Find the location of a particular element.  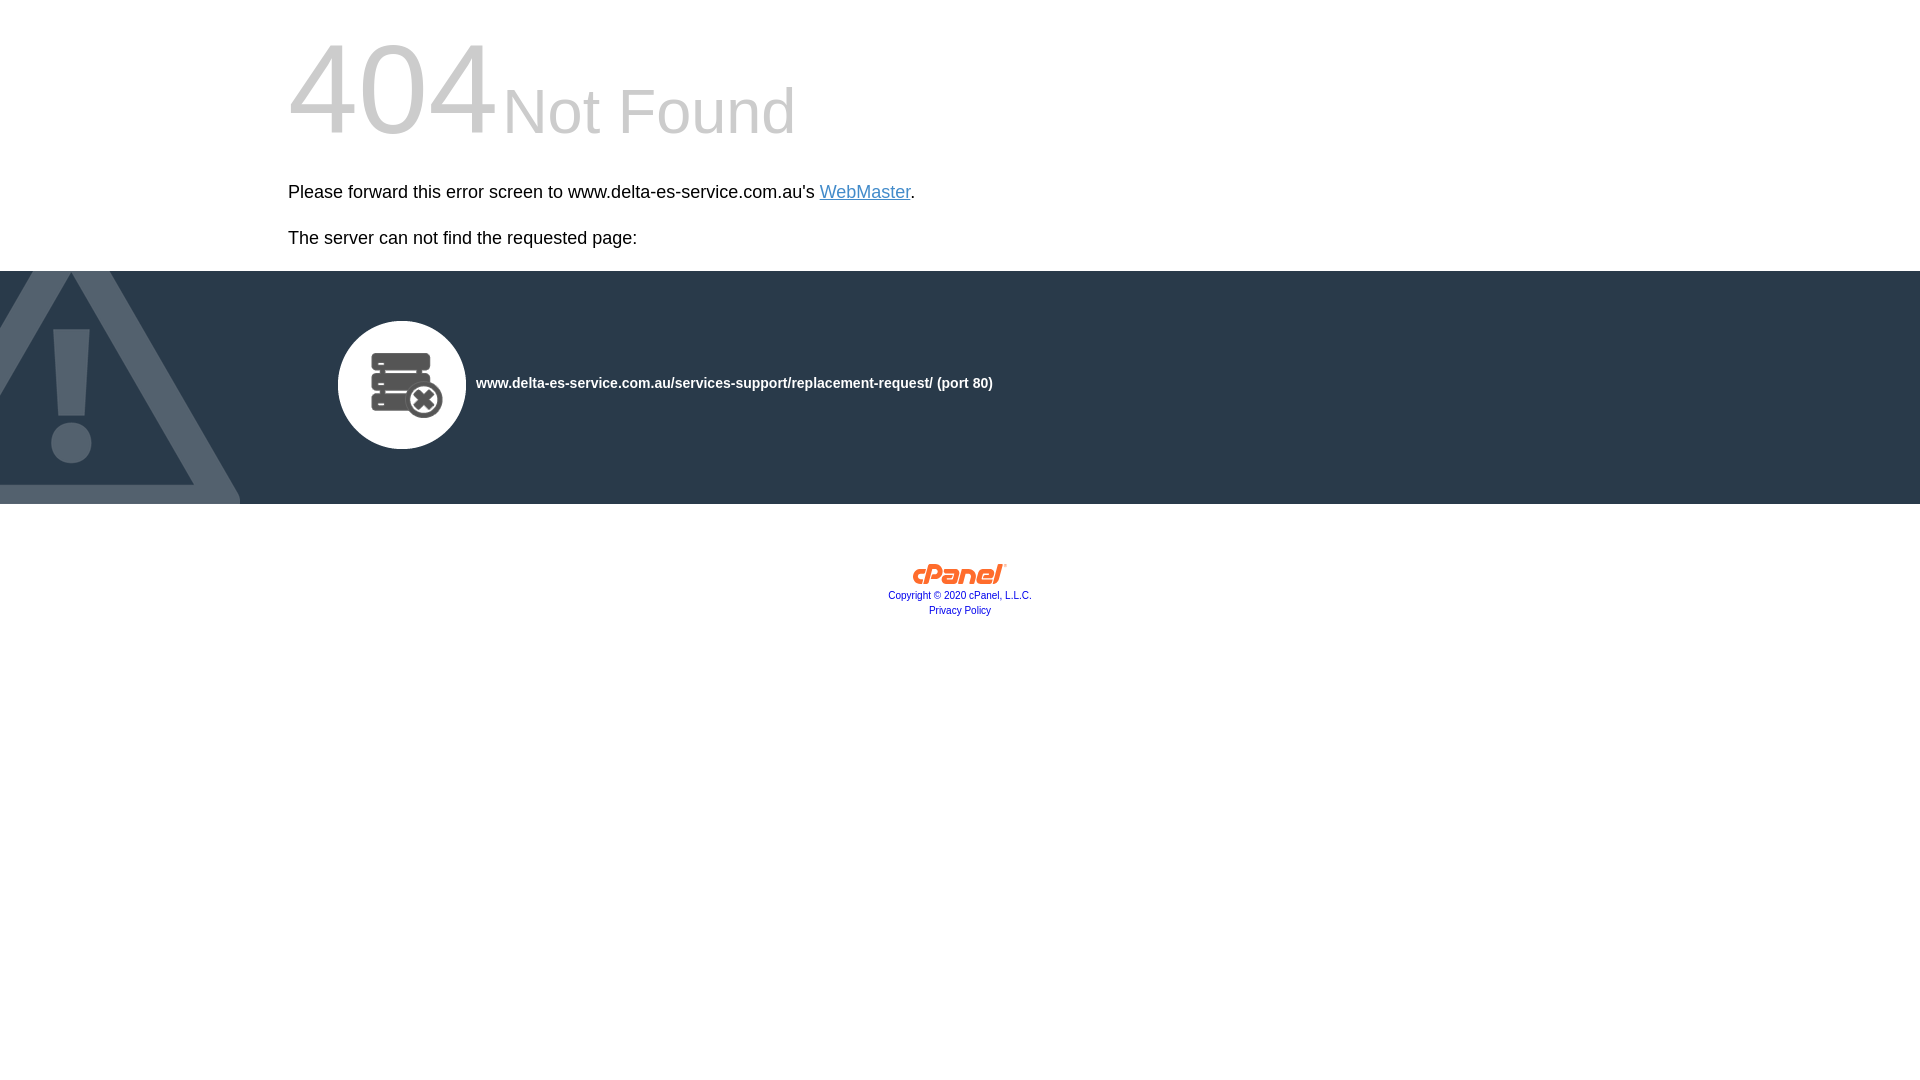

'WebMaster' is located at coordinates (865, 192).